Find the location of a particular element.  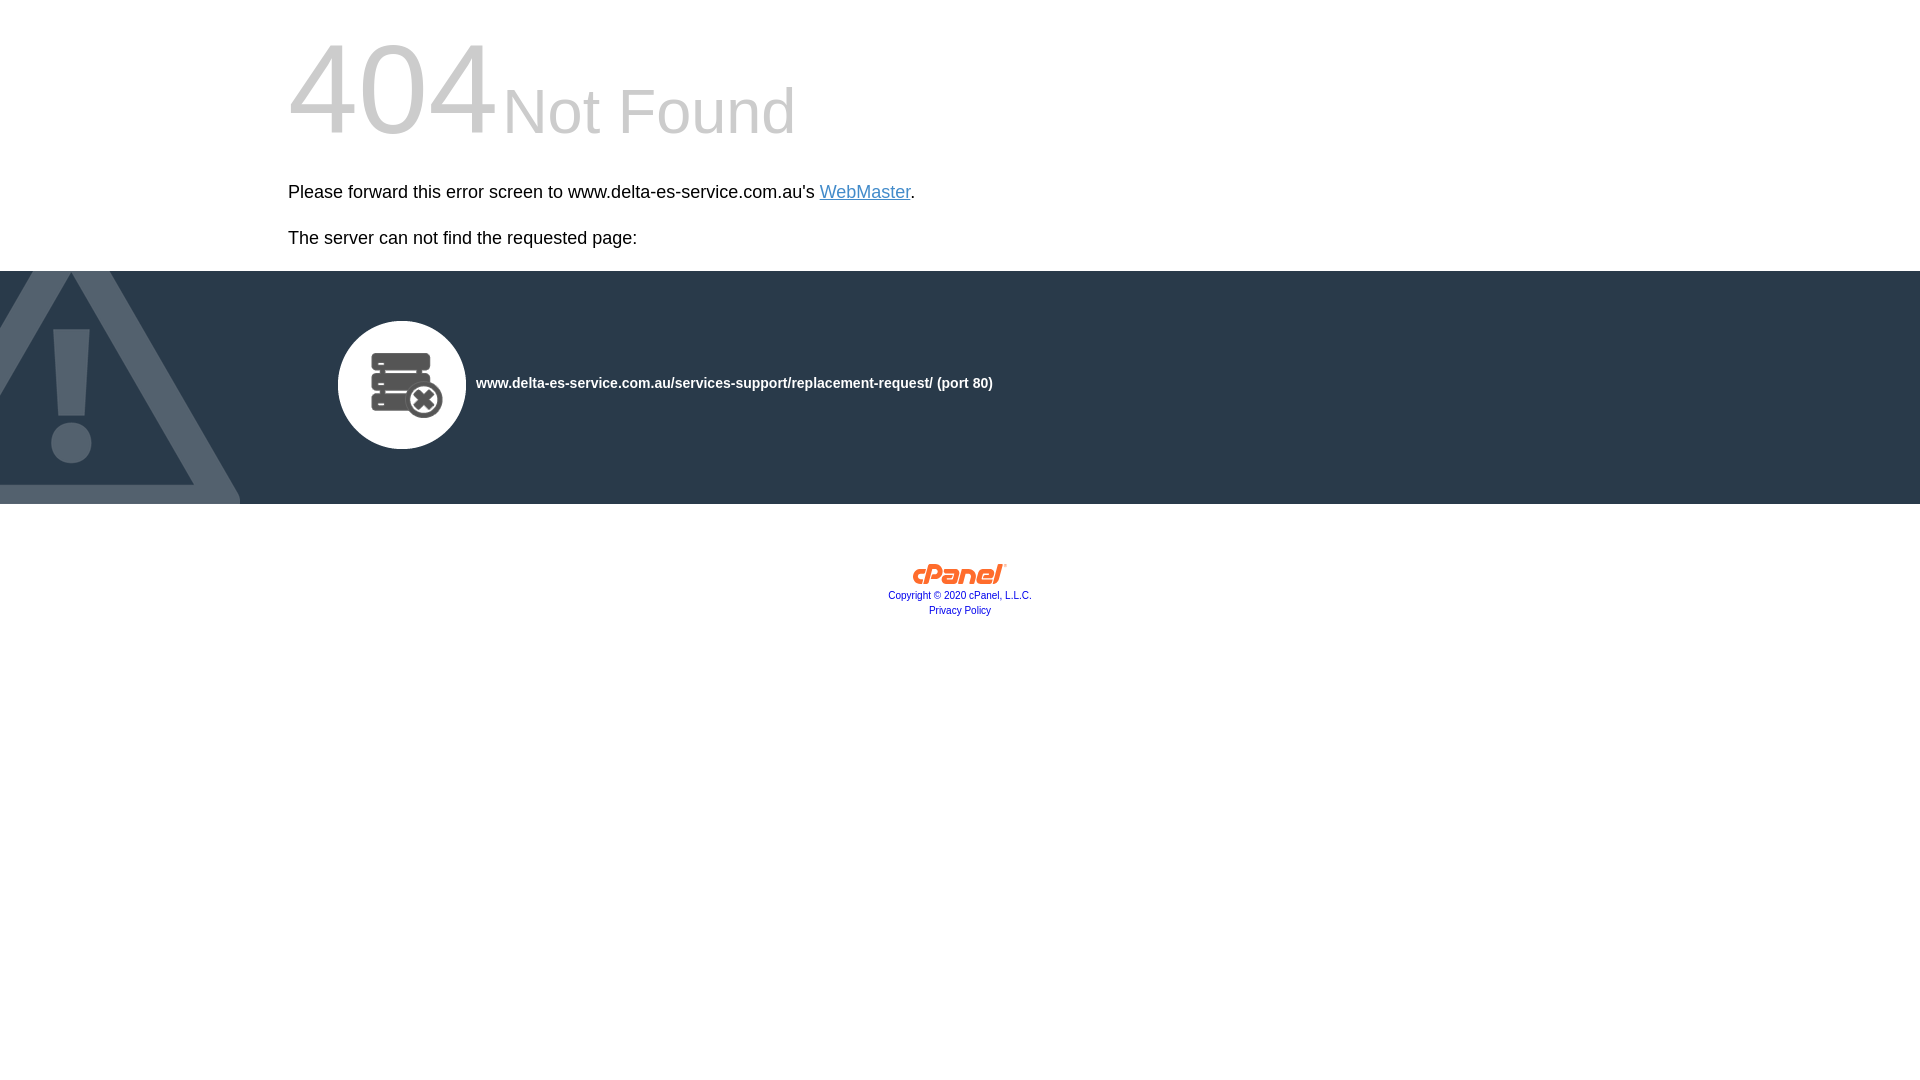

'WebMaster' is located at coordinates (865, 192).